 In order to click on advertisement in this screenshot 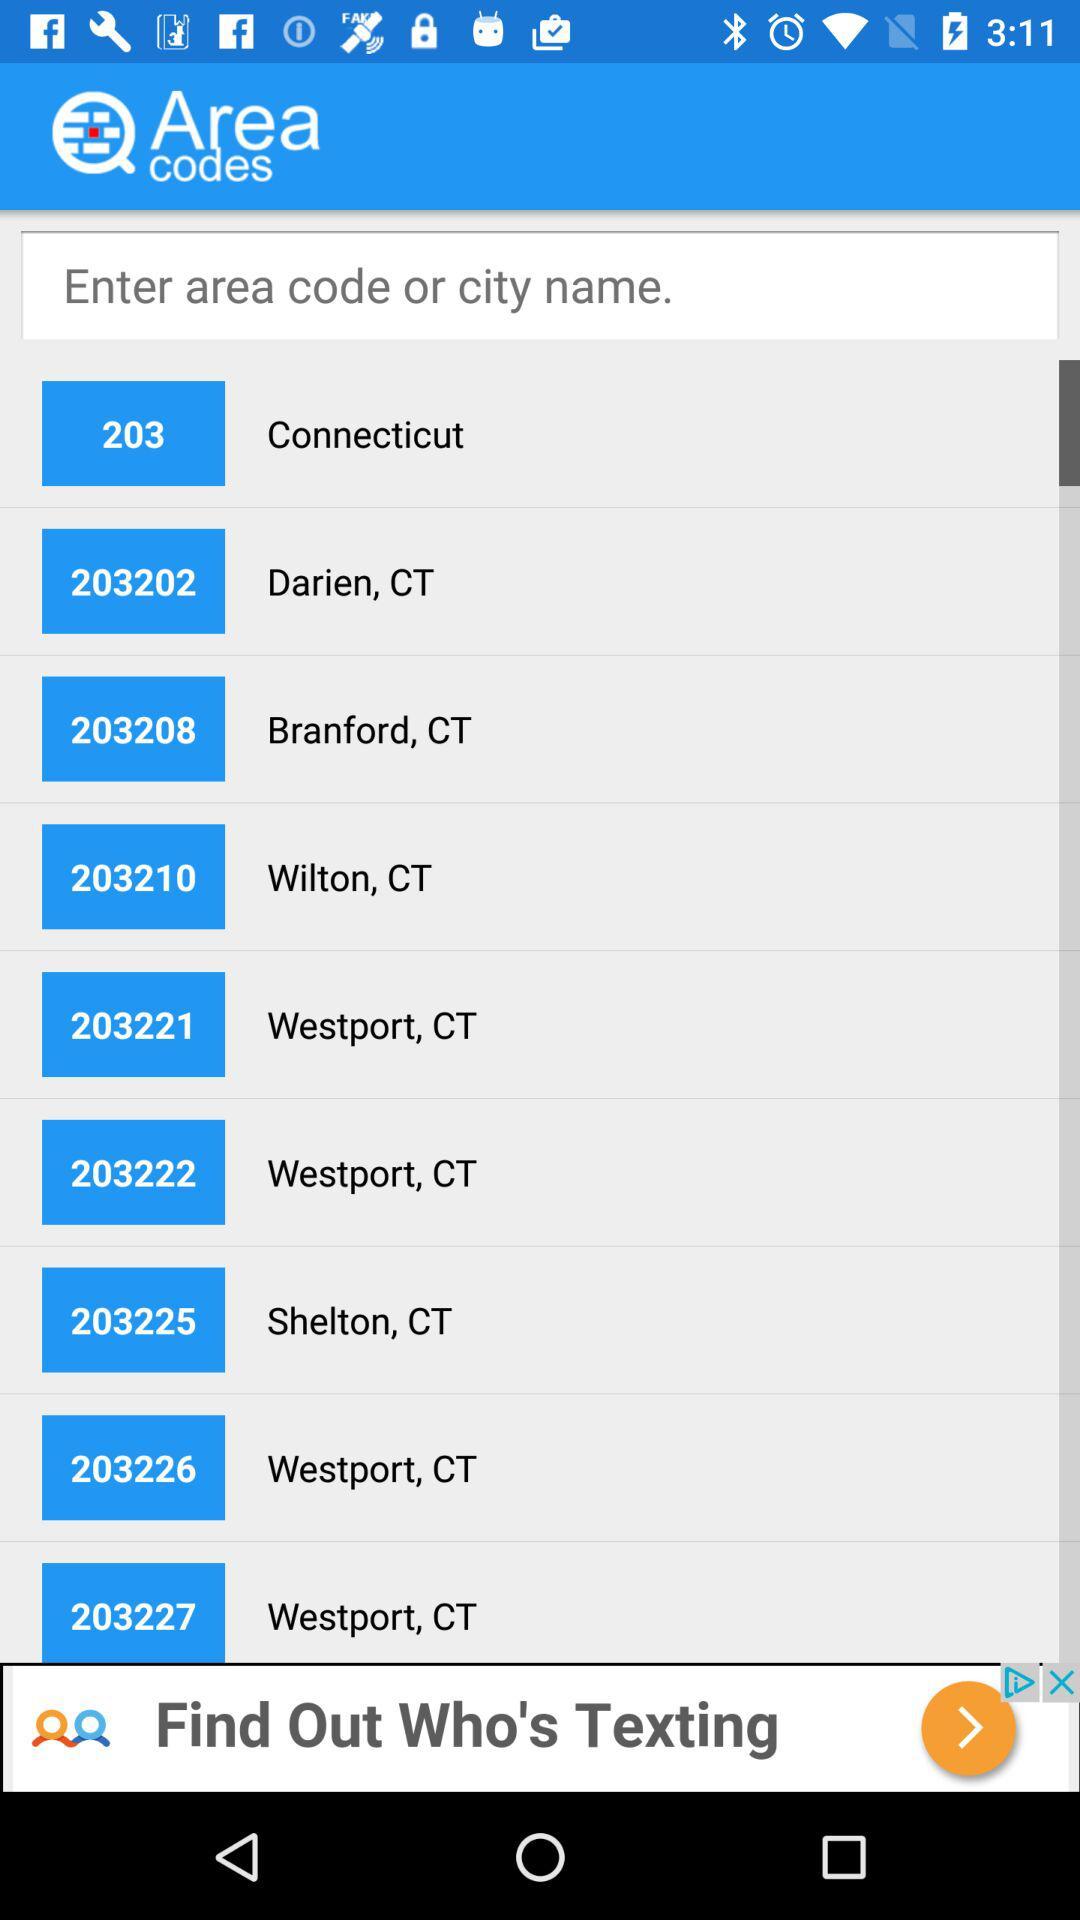, I will do `click(540, 1727)`.